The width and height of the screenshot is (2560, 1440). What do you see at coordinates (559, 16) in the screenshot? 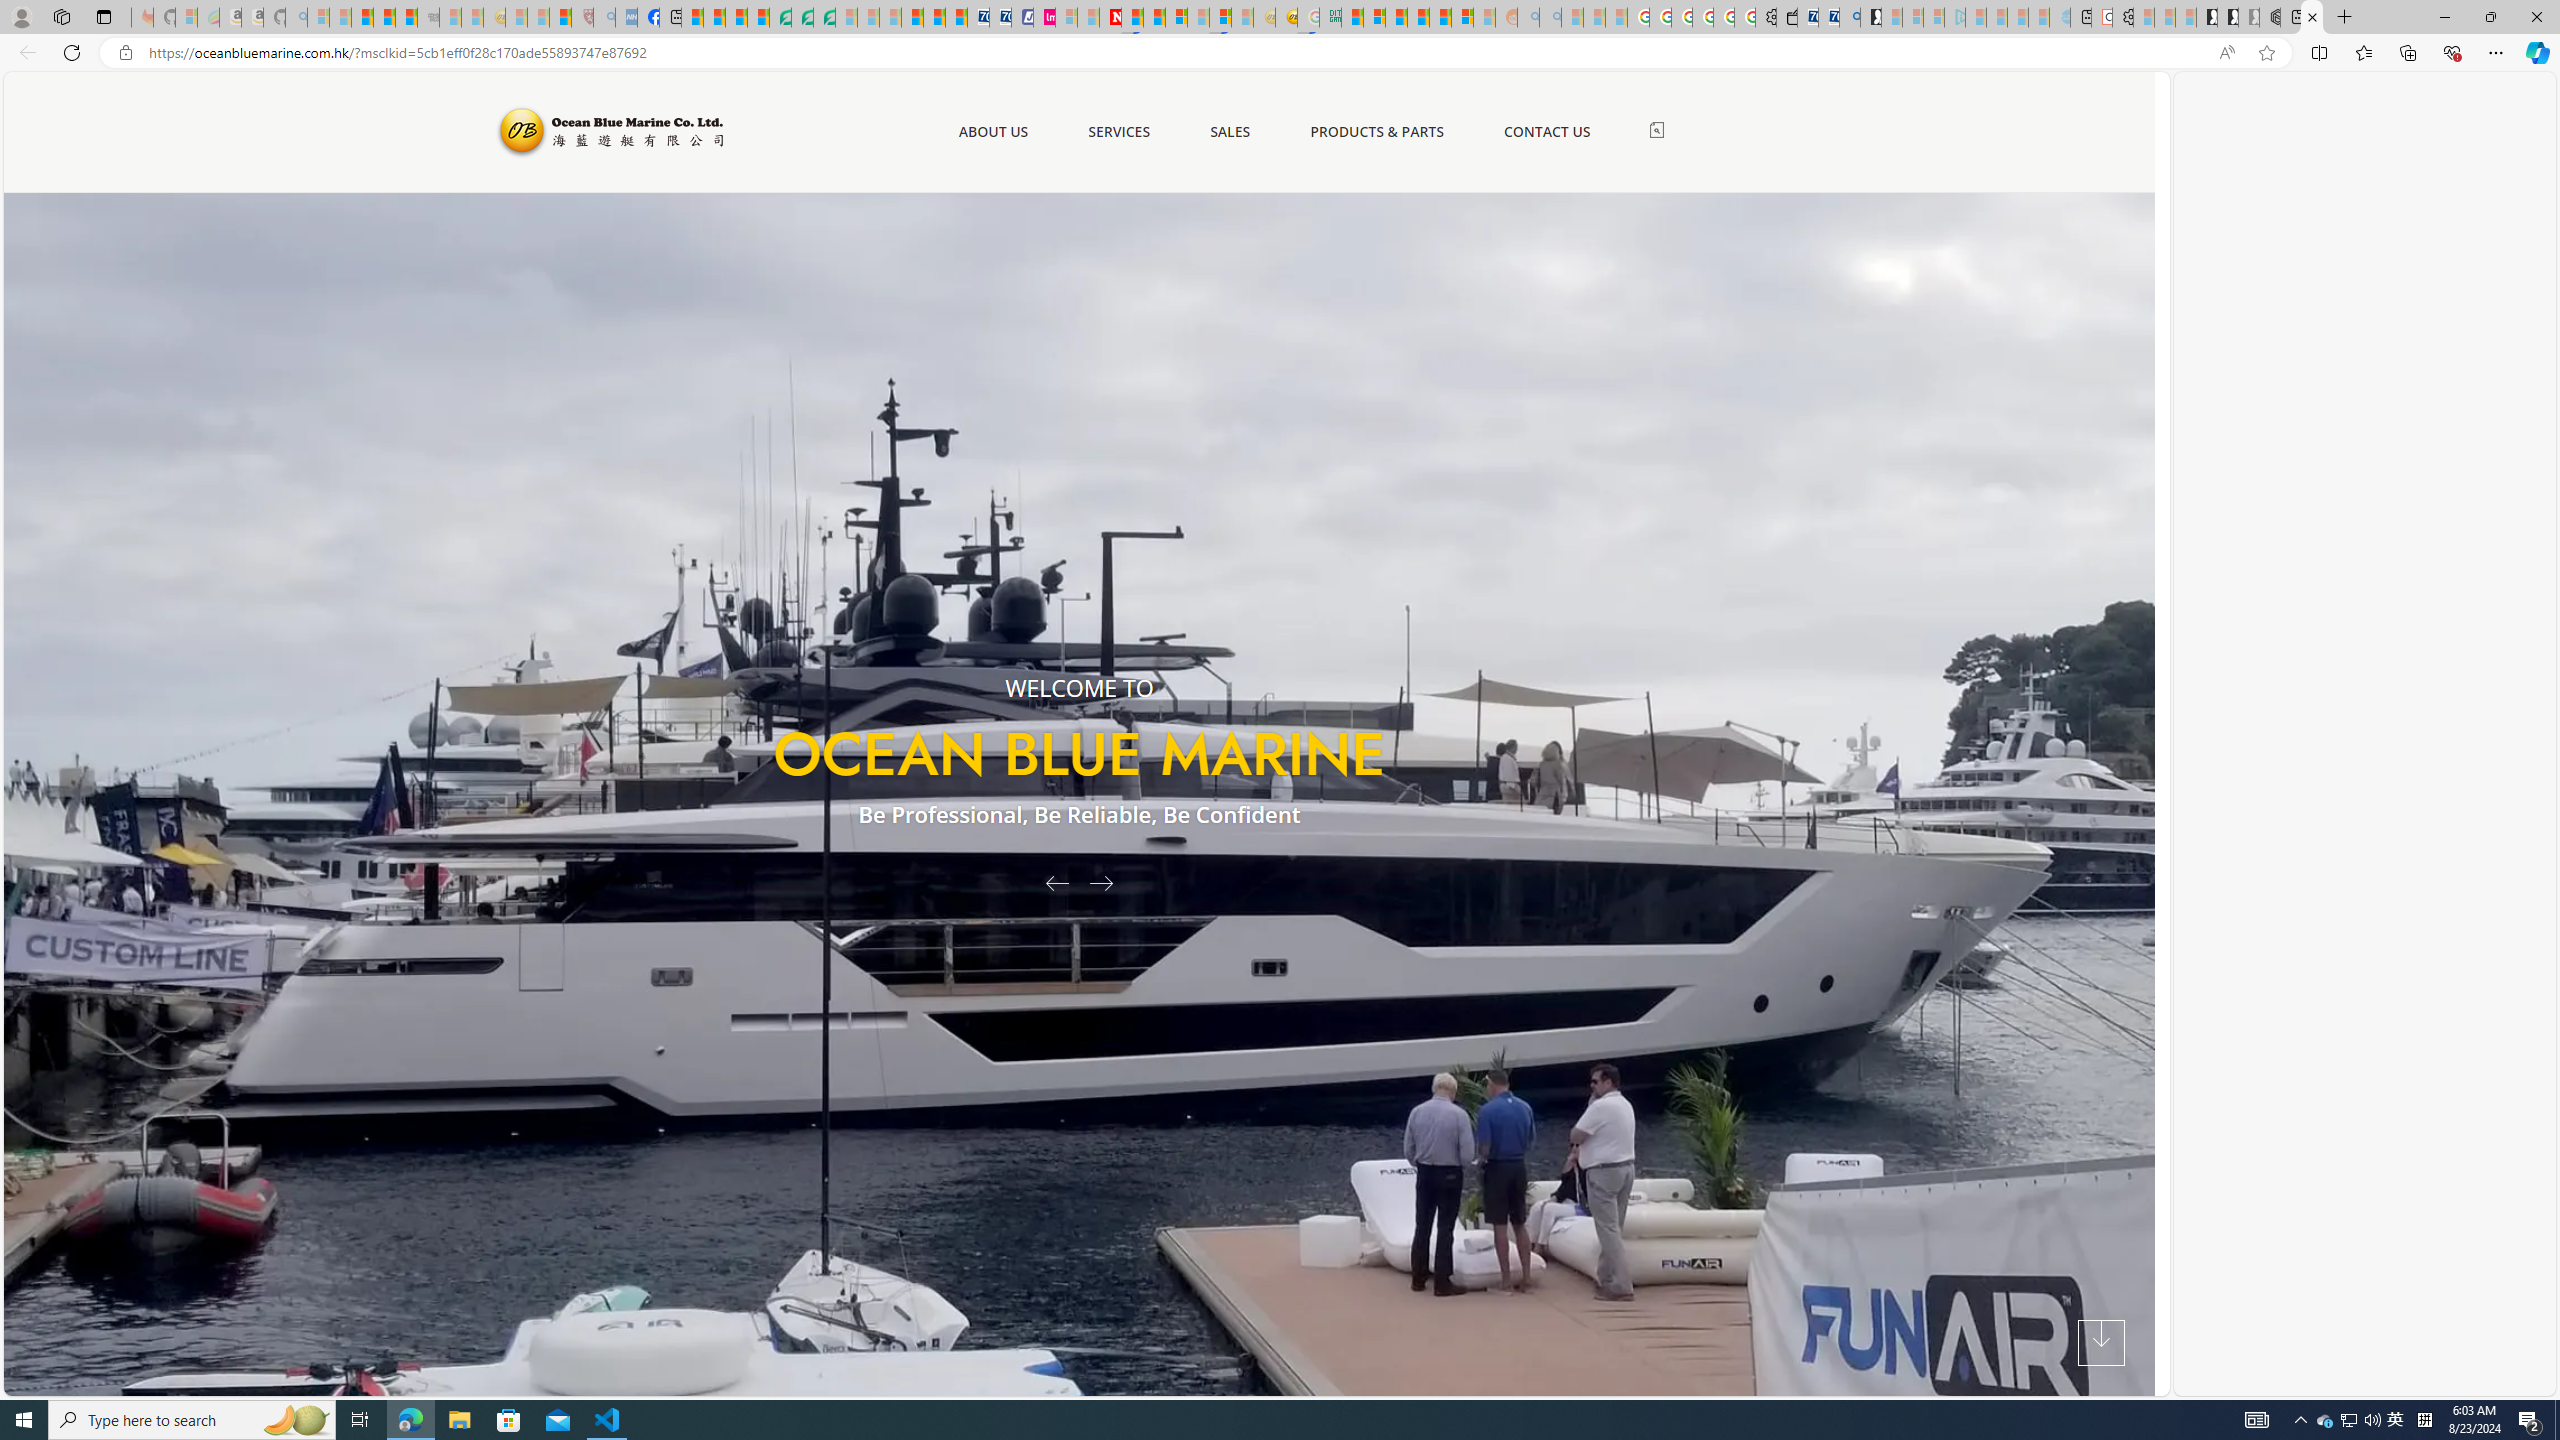
I see `'Local - MSN'` at bounding box center [559, 16].